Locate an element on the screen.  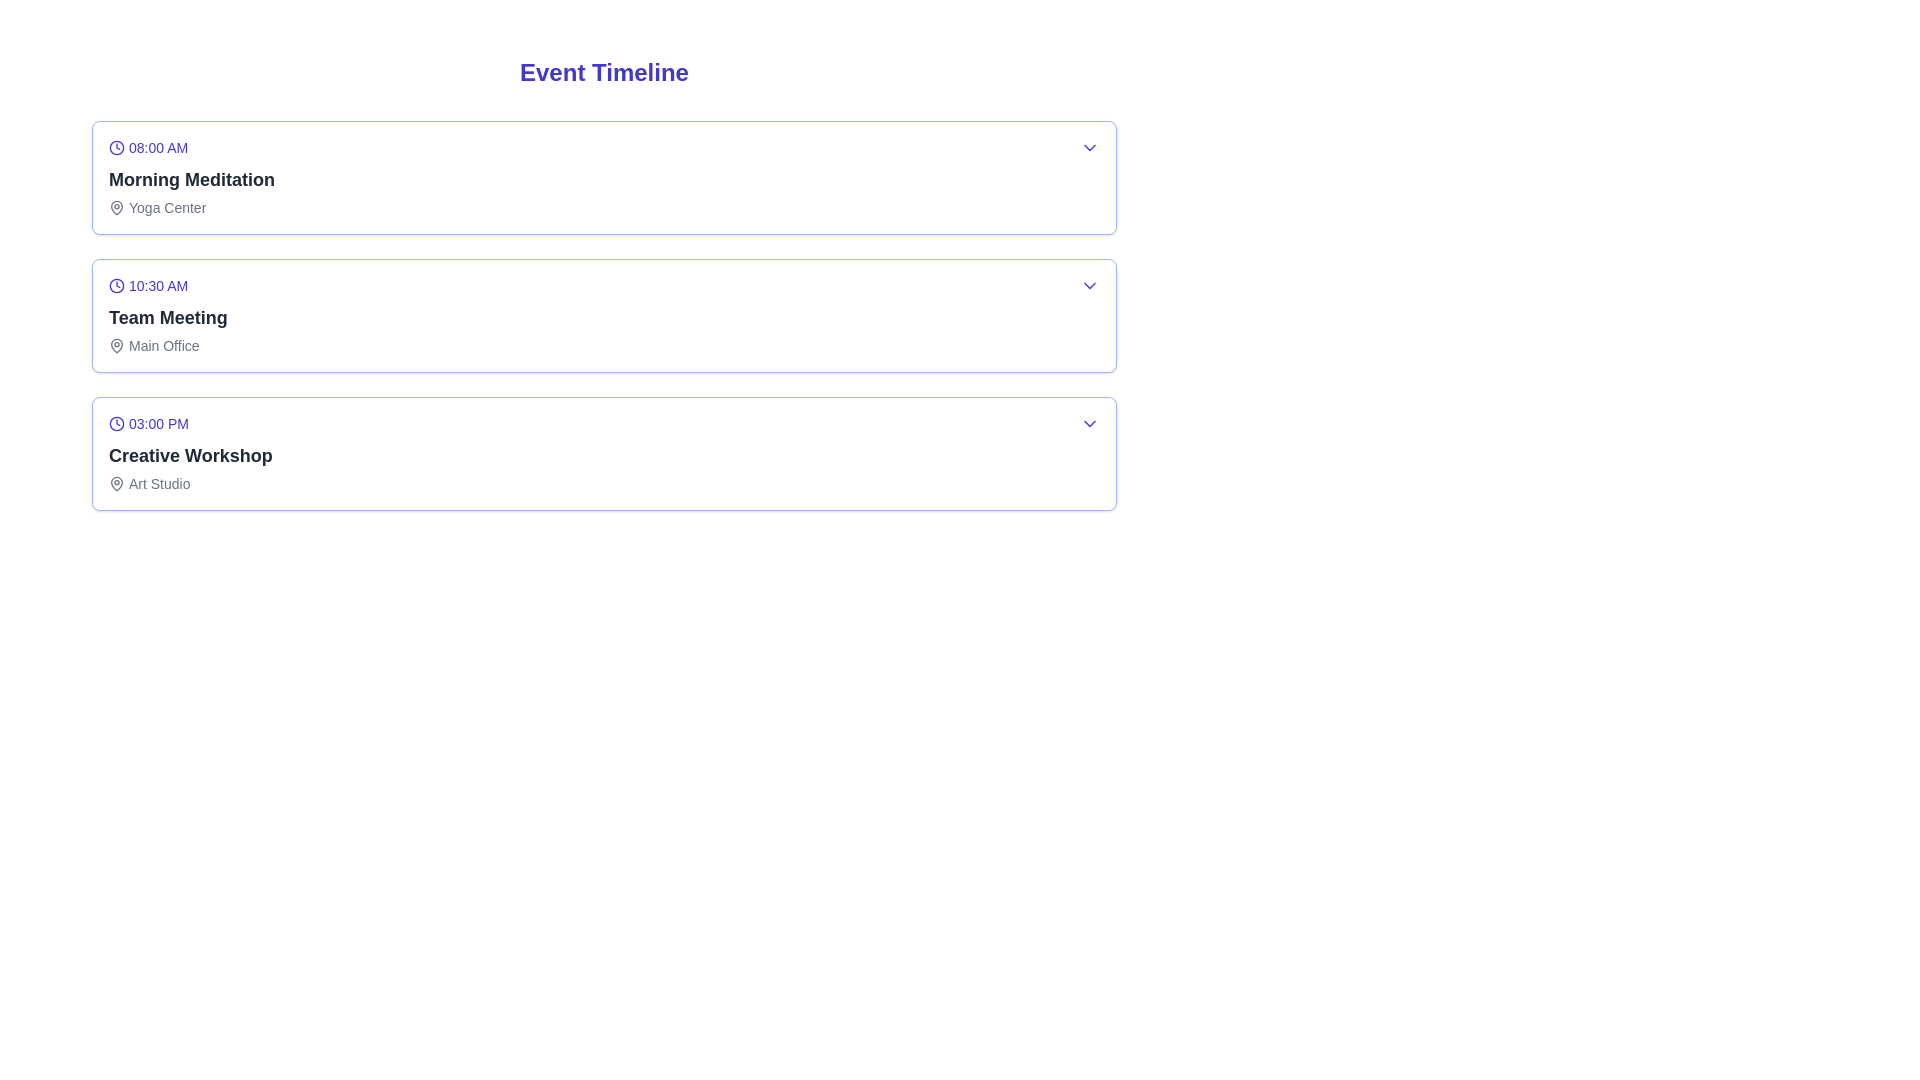
the Chevron icon on the far-right side of the '08:00 AM Morning Meditation' event entry is located at coordinates (1088, 146).